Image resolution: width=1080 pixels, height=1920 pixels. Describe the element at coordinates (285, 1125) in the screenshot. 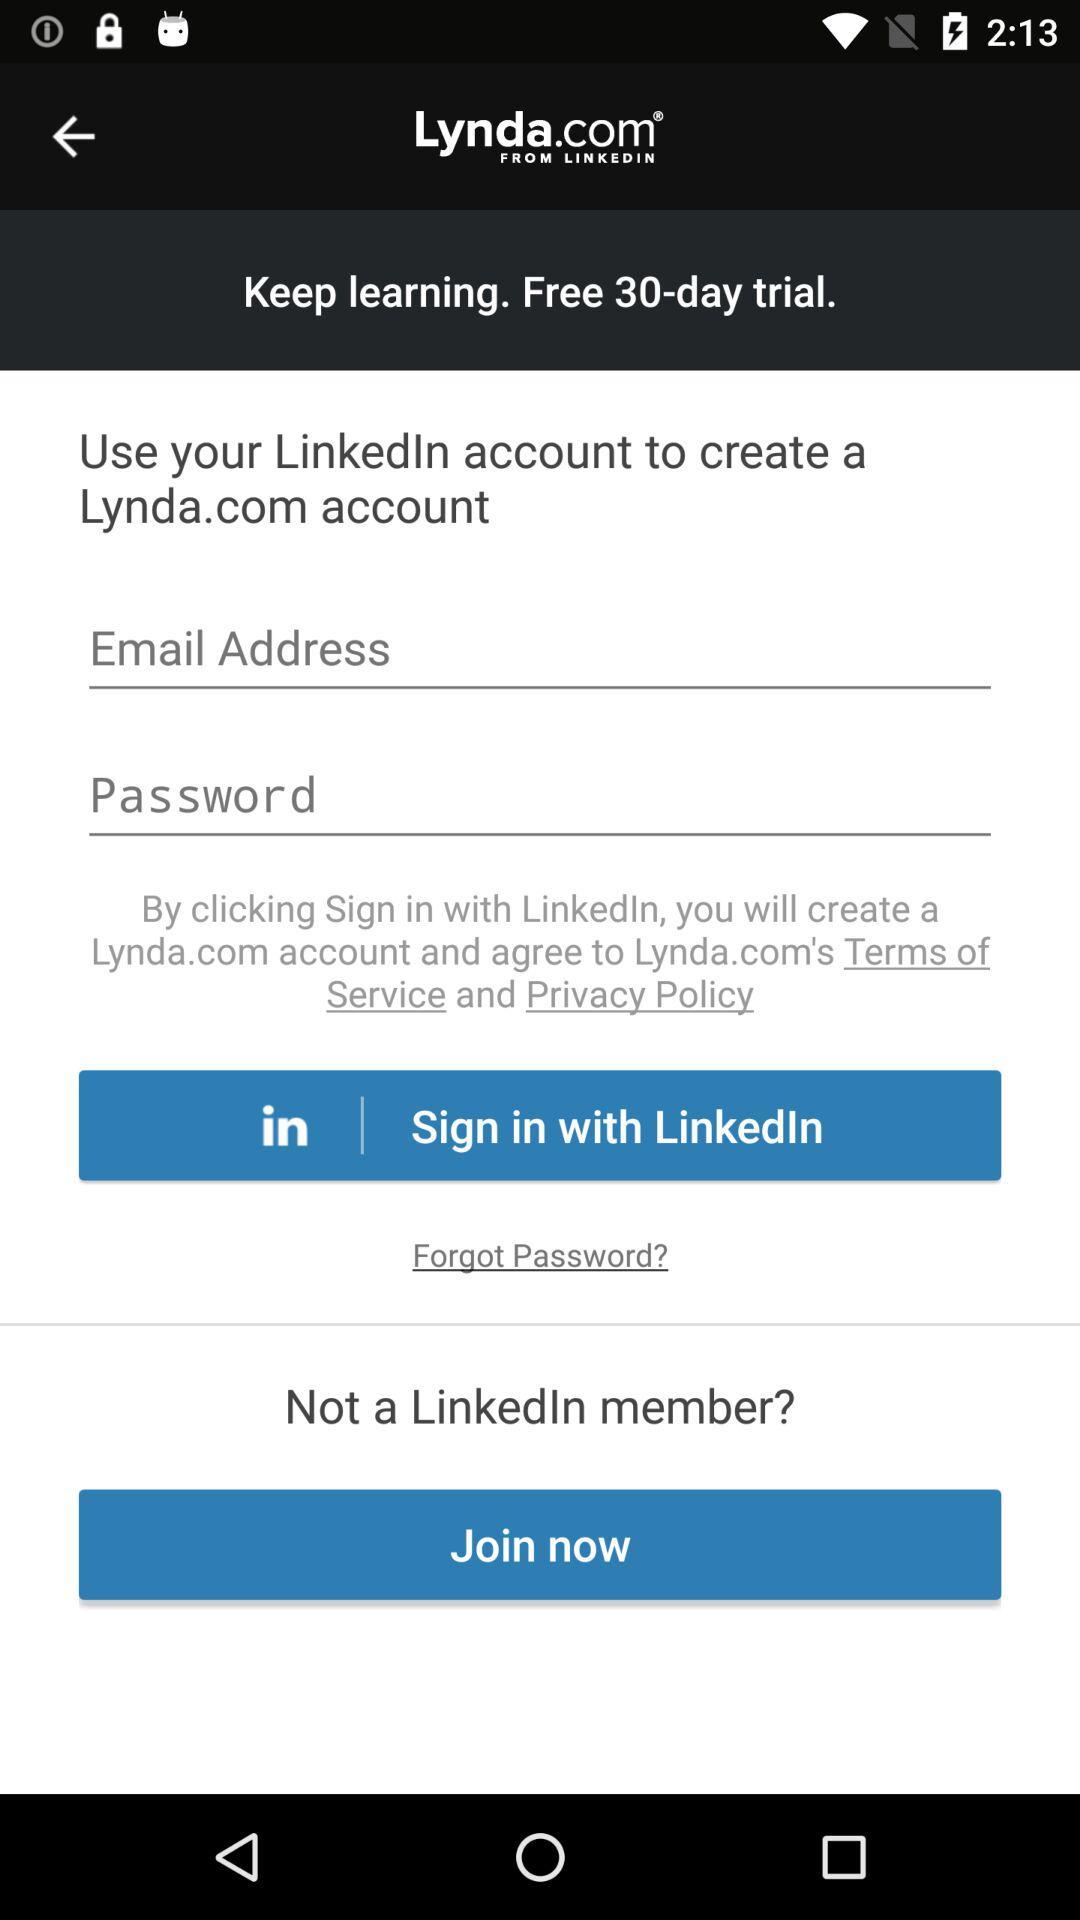

I see `in left to sign in with linkedin` at that location.